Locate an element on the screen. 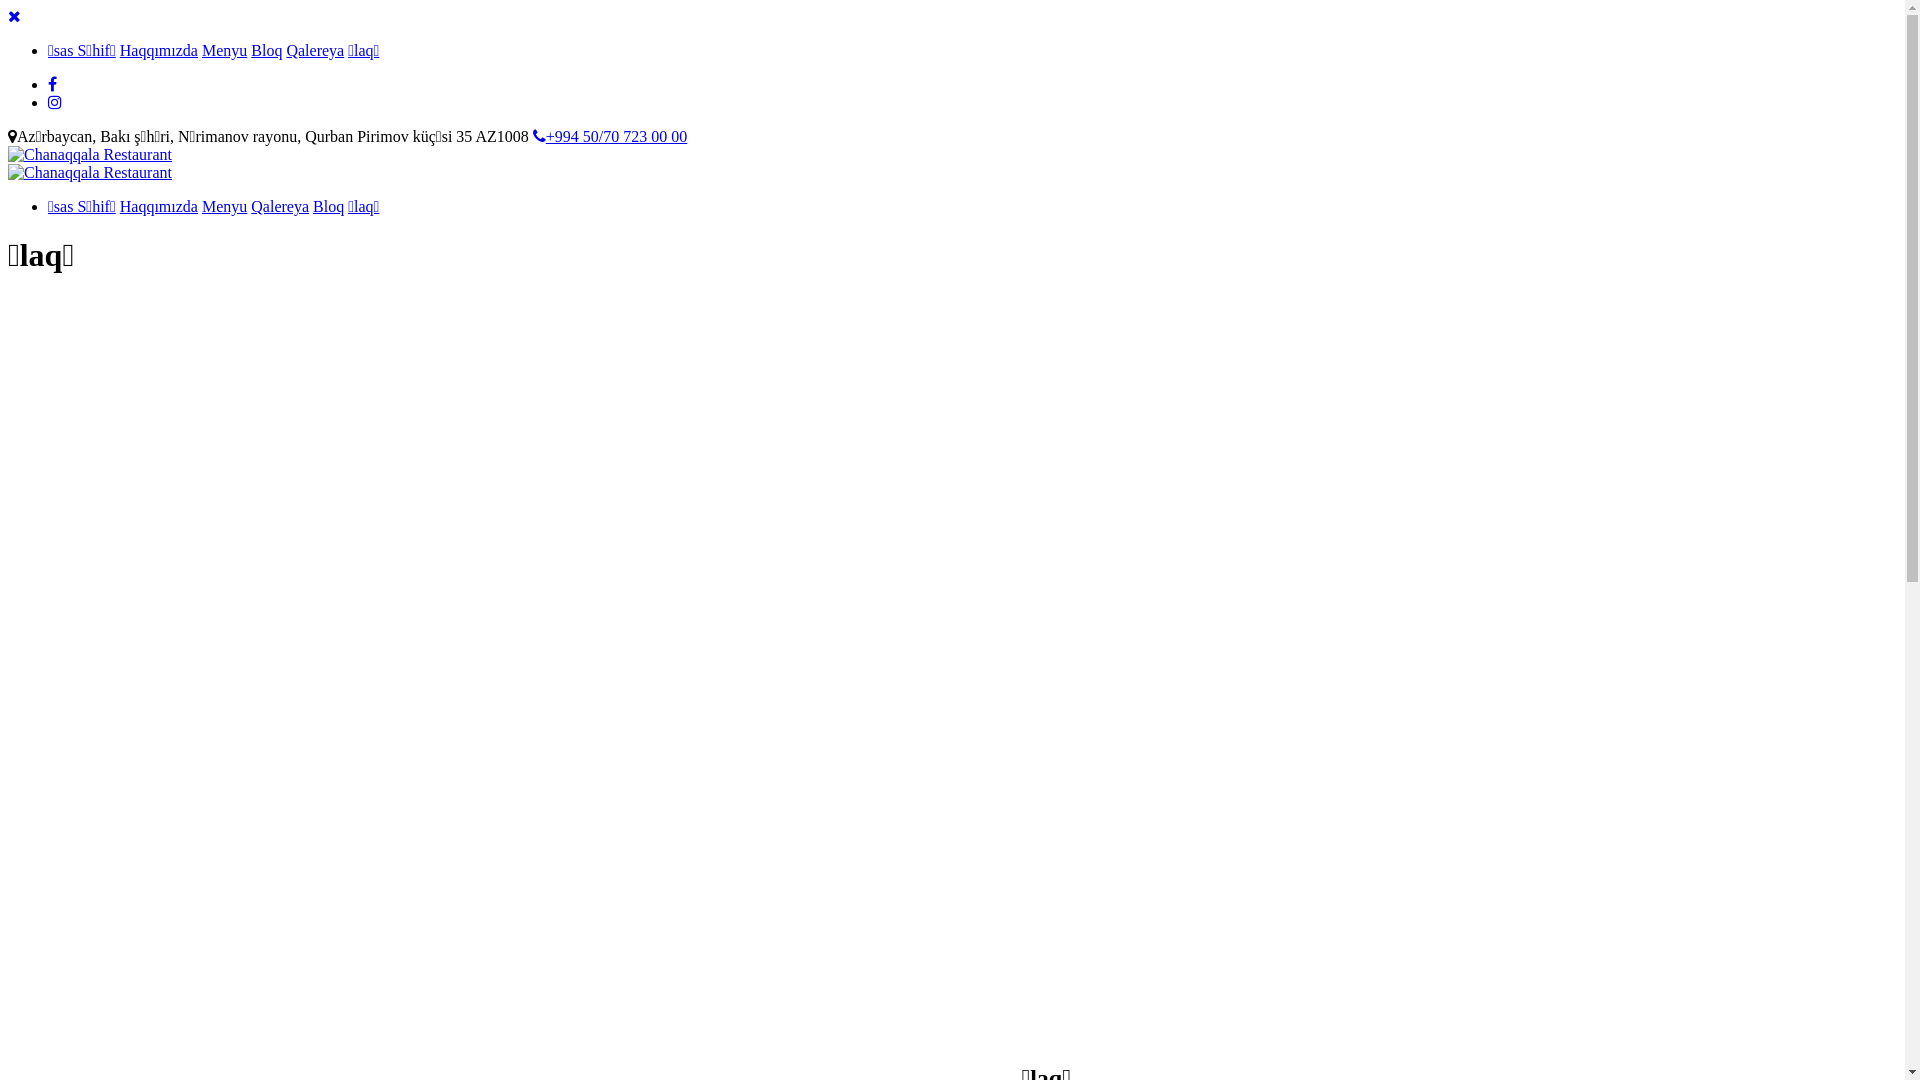 The image size is (1920, 1080). 'Bloq' is located at coordinates (328, 206).